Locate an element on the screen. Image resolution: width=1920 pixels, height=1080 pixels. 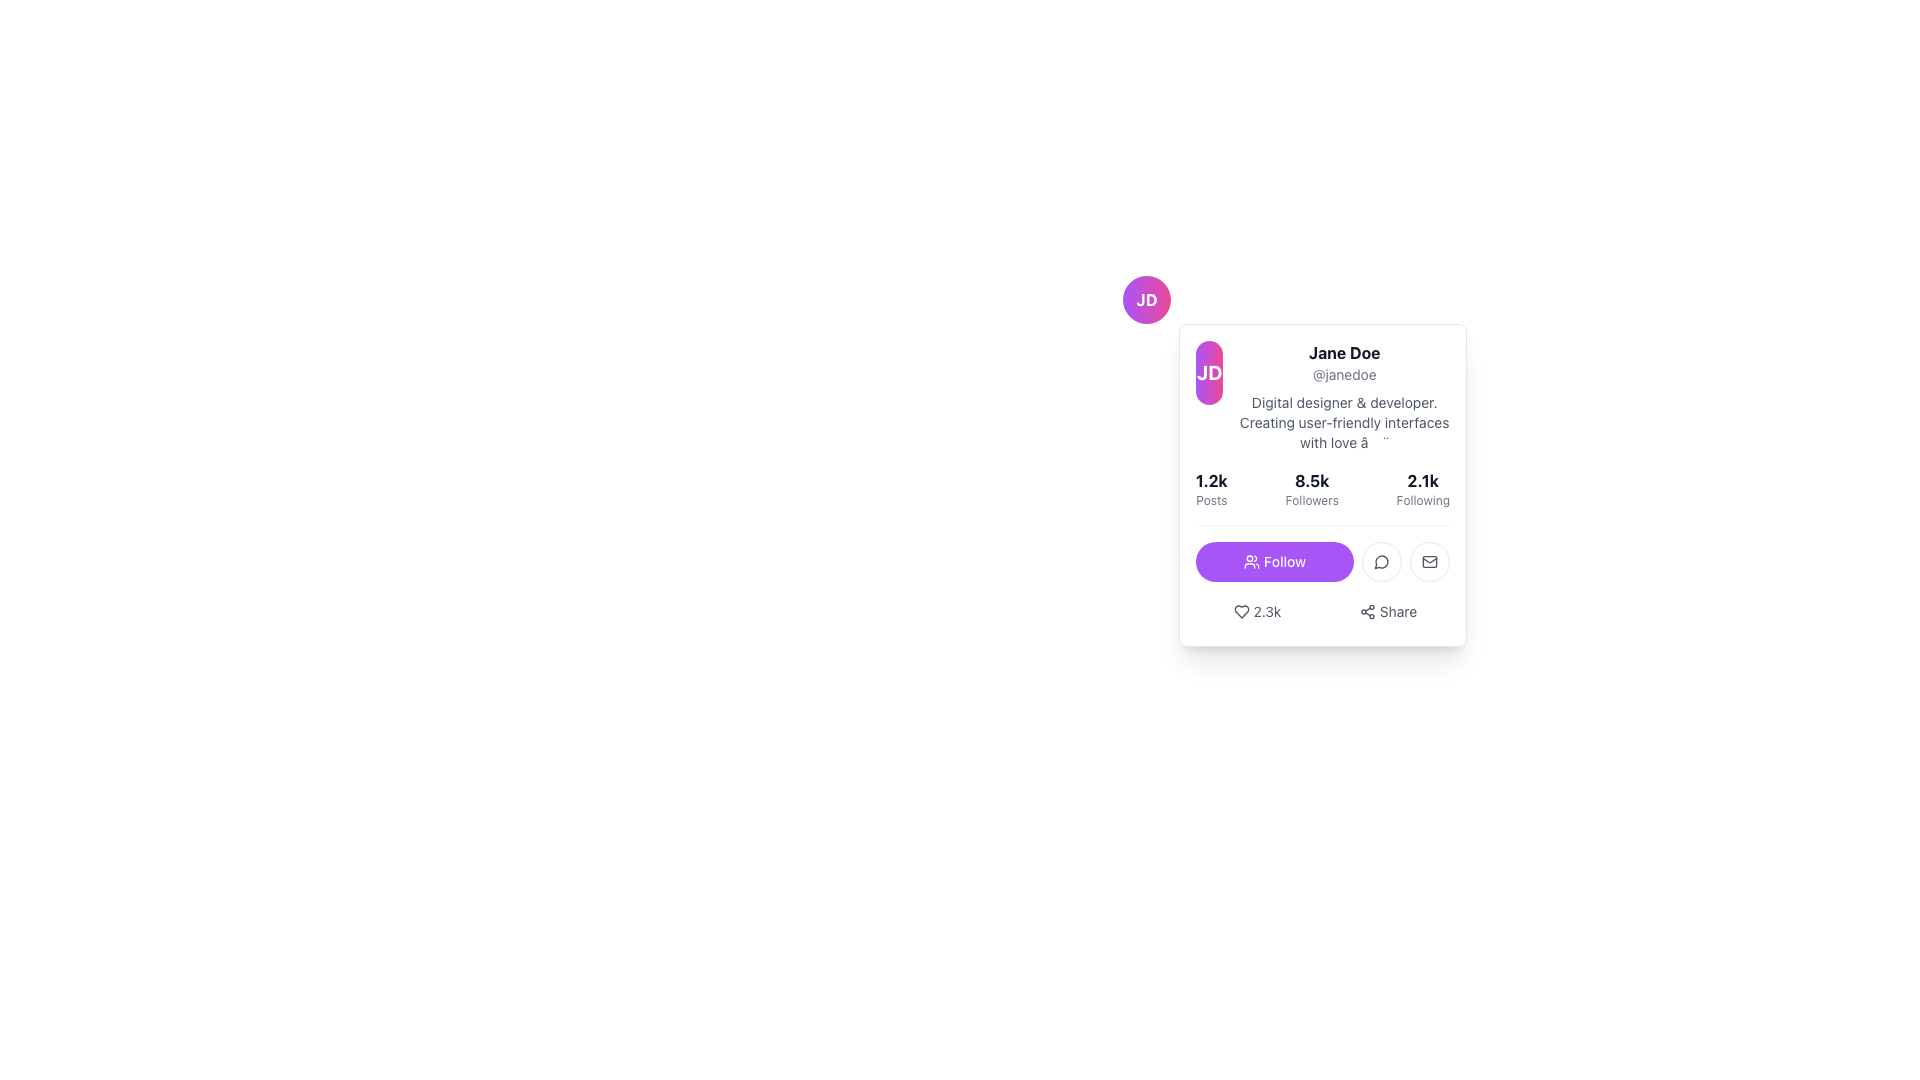
the text label that serves as a descriptor for the follower count, which is vertically aligned below the '8.5k' text and is centered horizontally in the middle group of three such sections is located at coordinates (1312, 500).